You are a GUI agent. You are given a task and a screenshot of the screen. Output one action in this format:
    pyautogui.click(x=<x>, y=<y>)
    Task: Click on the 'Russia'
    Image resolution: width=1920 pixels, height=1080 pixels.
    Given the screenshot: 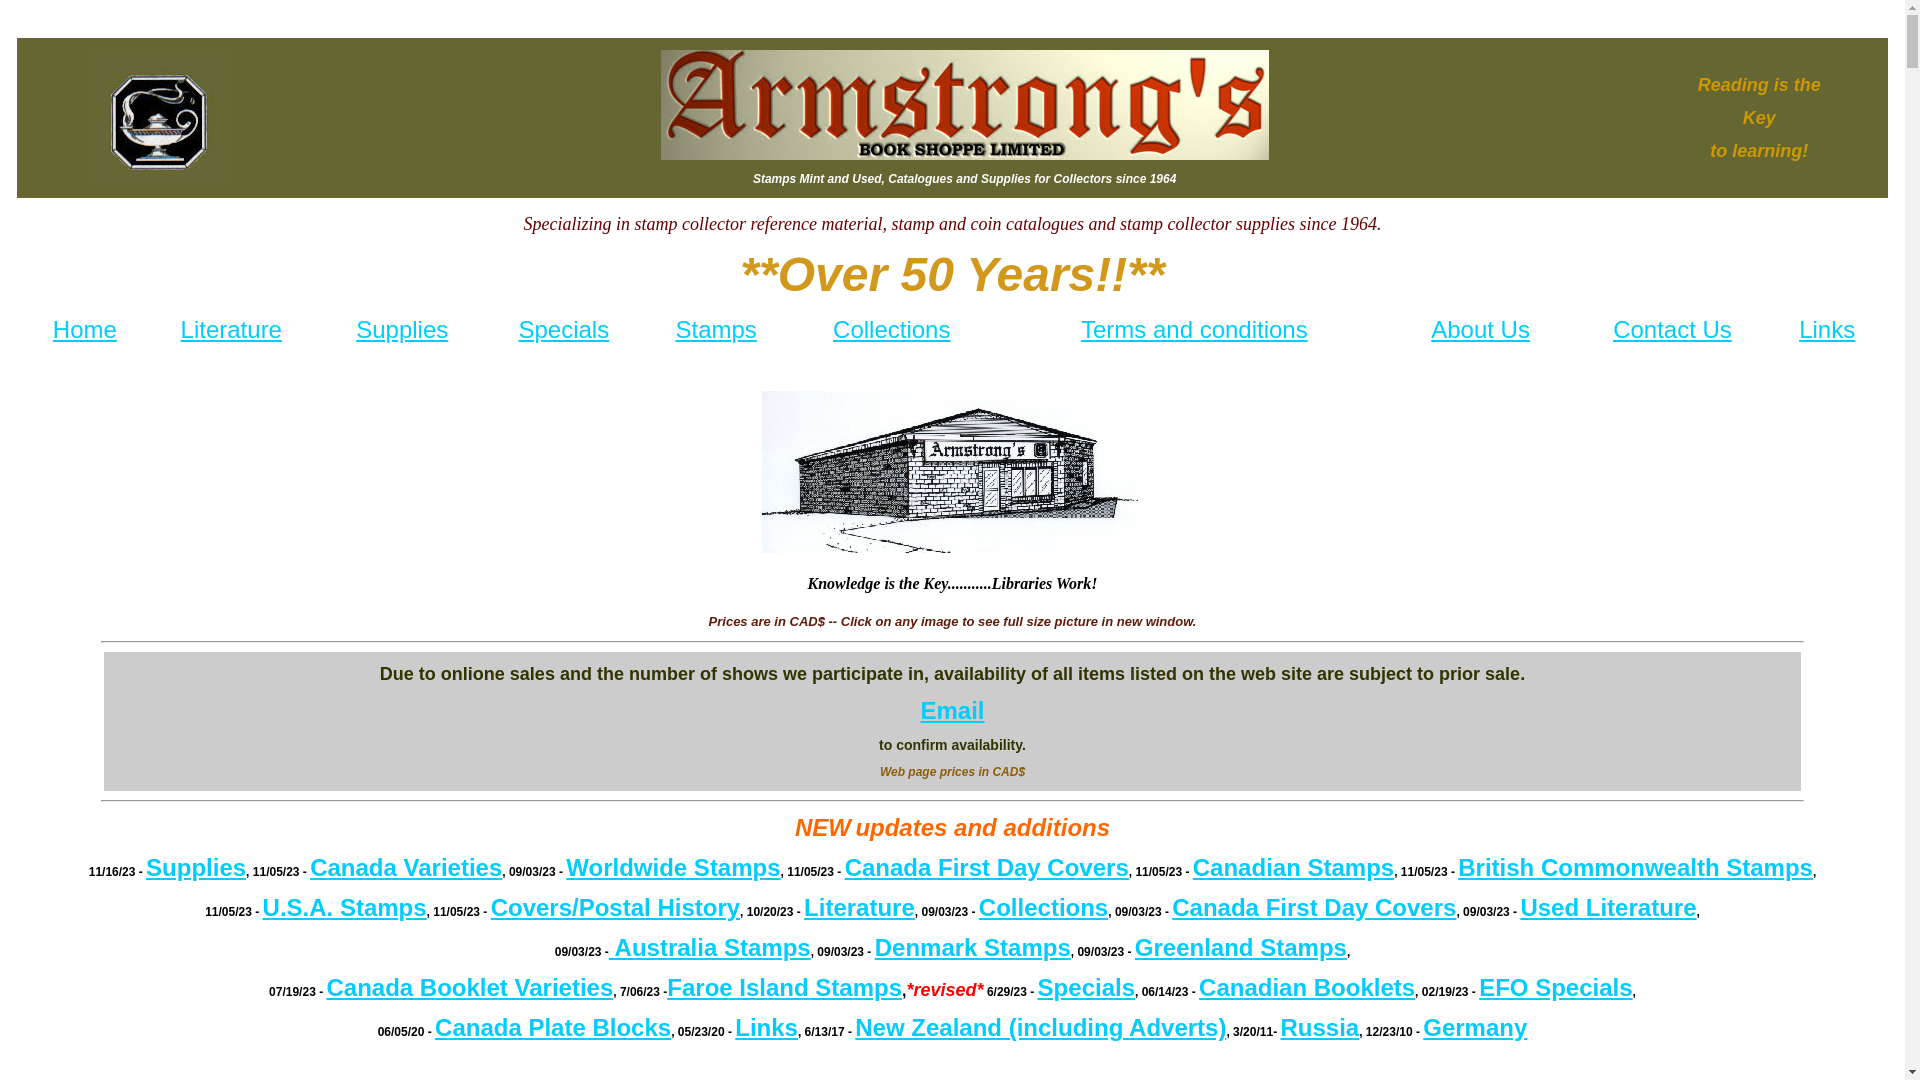 What is the action you would take?
    pyautogui.click(x=1280, y=1027)
    